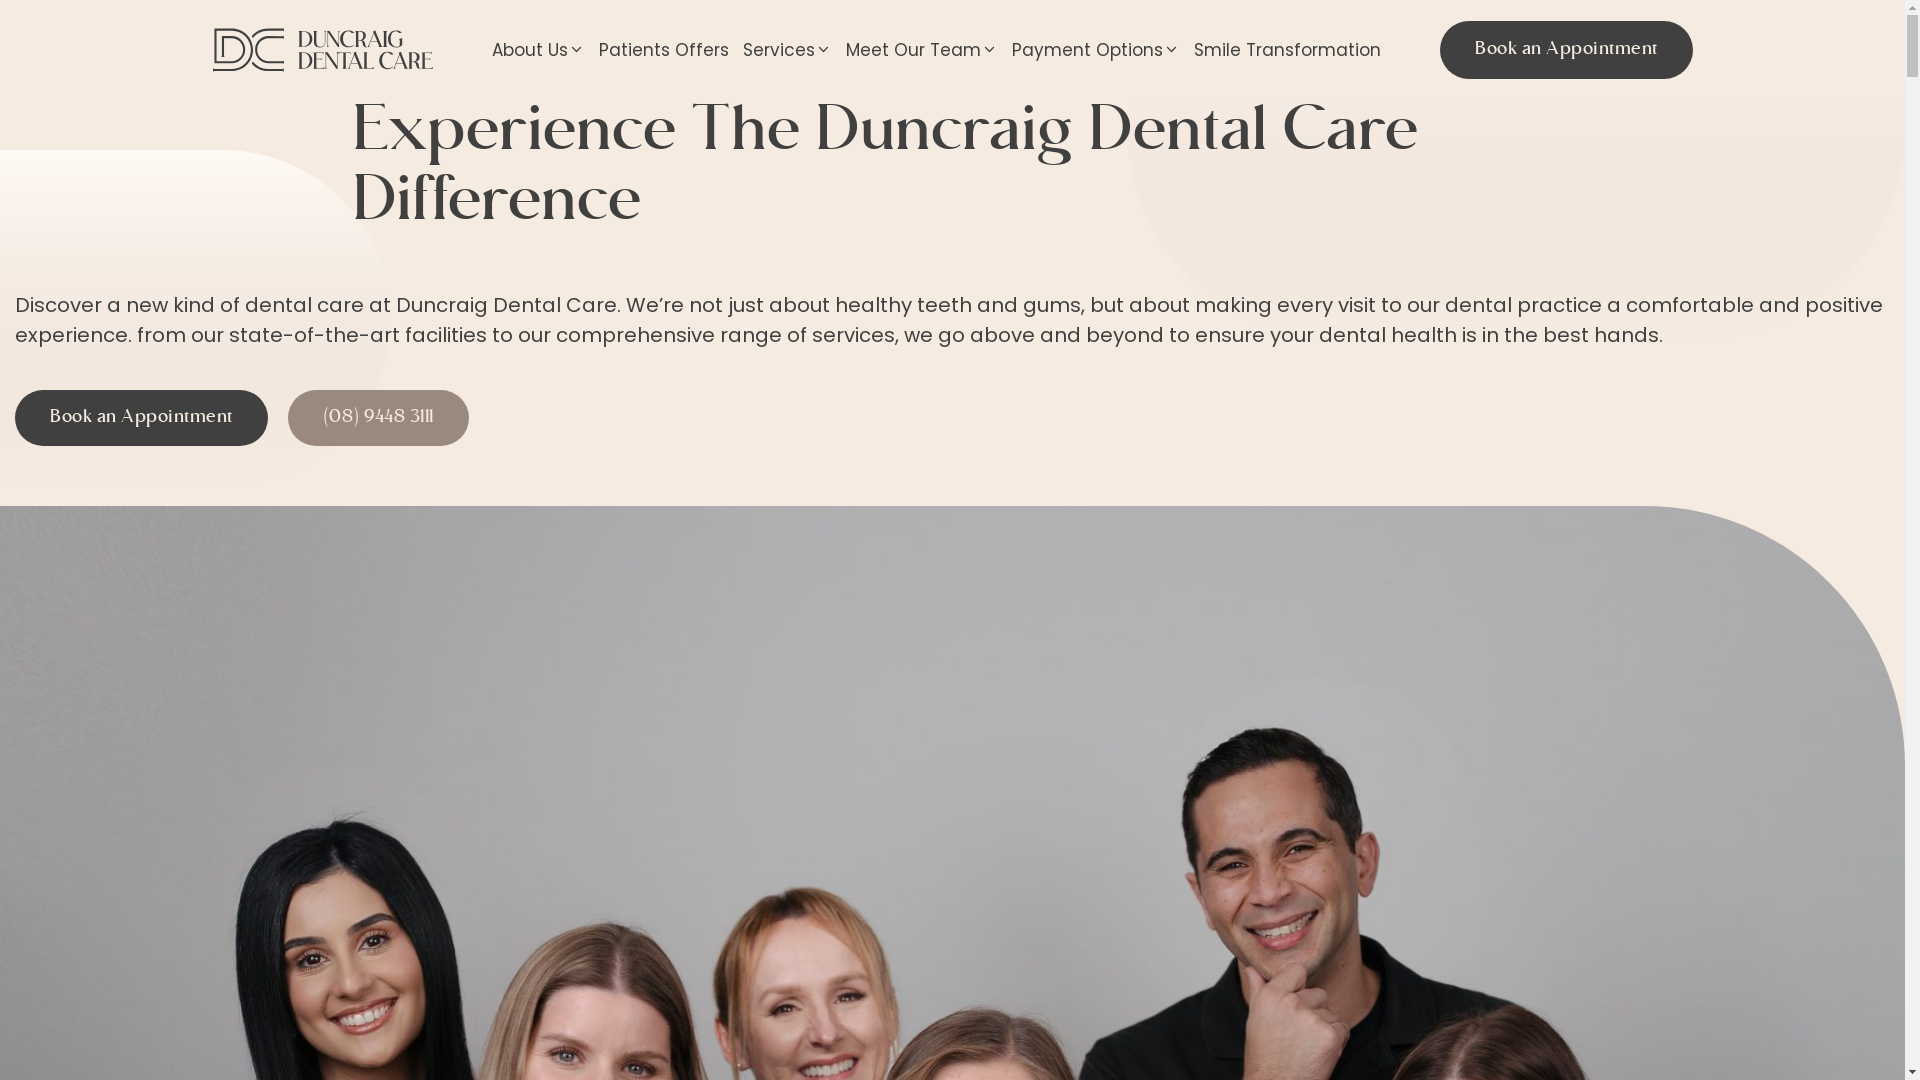 The height and width of the screenshot is (1080, 1920). I want to click on 'Payment Options', so click(1094, 49).